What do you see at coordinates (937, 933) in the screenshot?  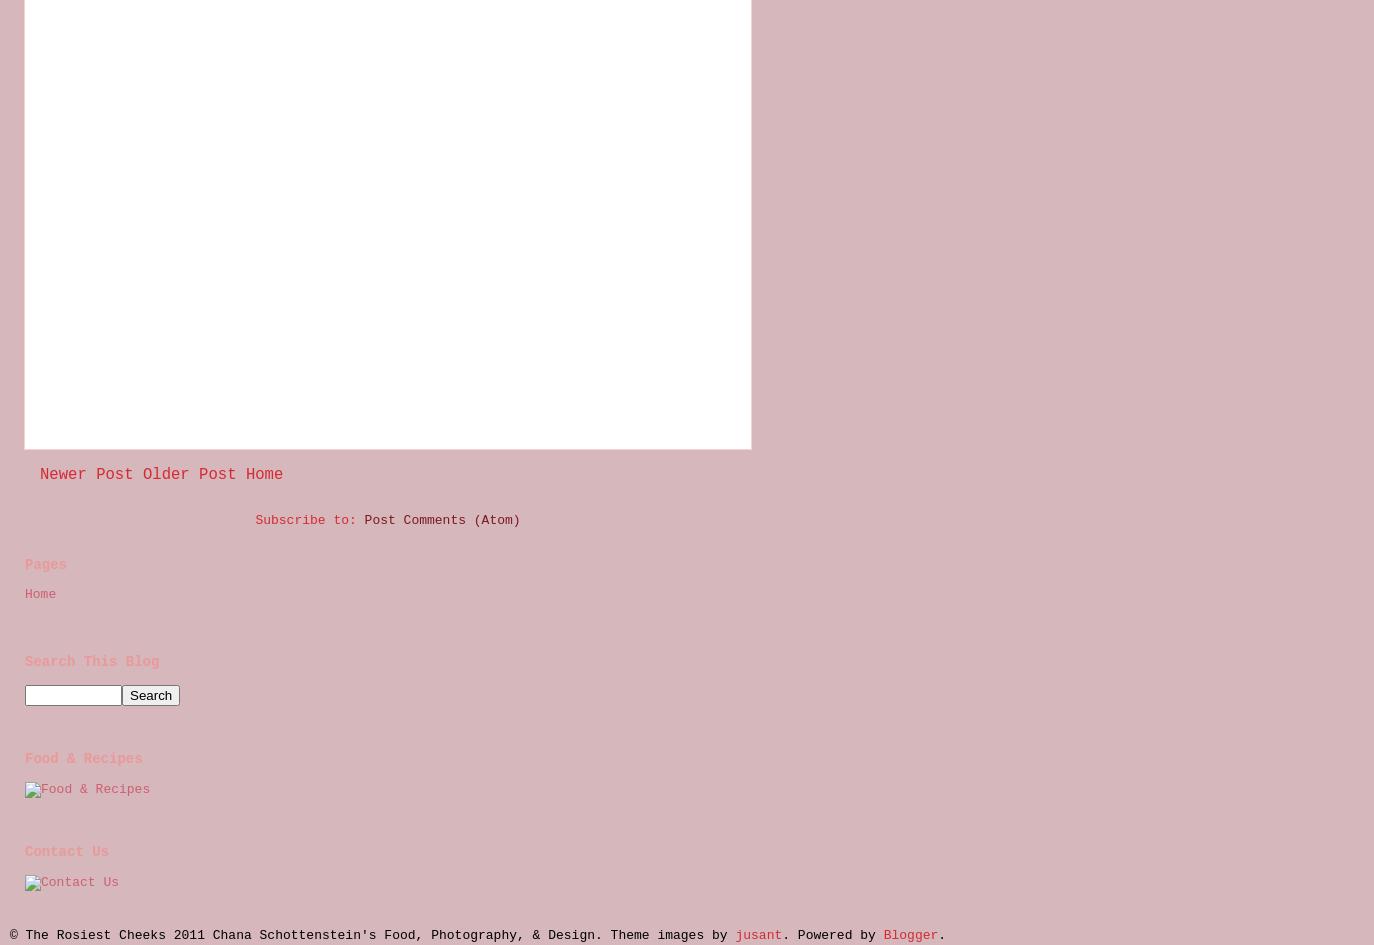 I see `'.'` at bounding box center [937, 933].